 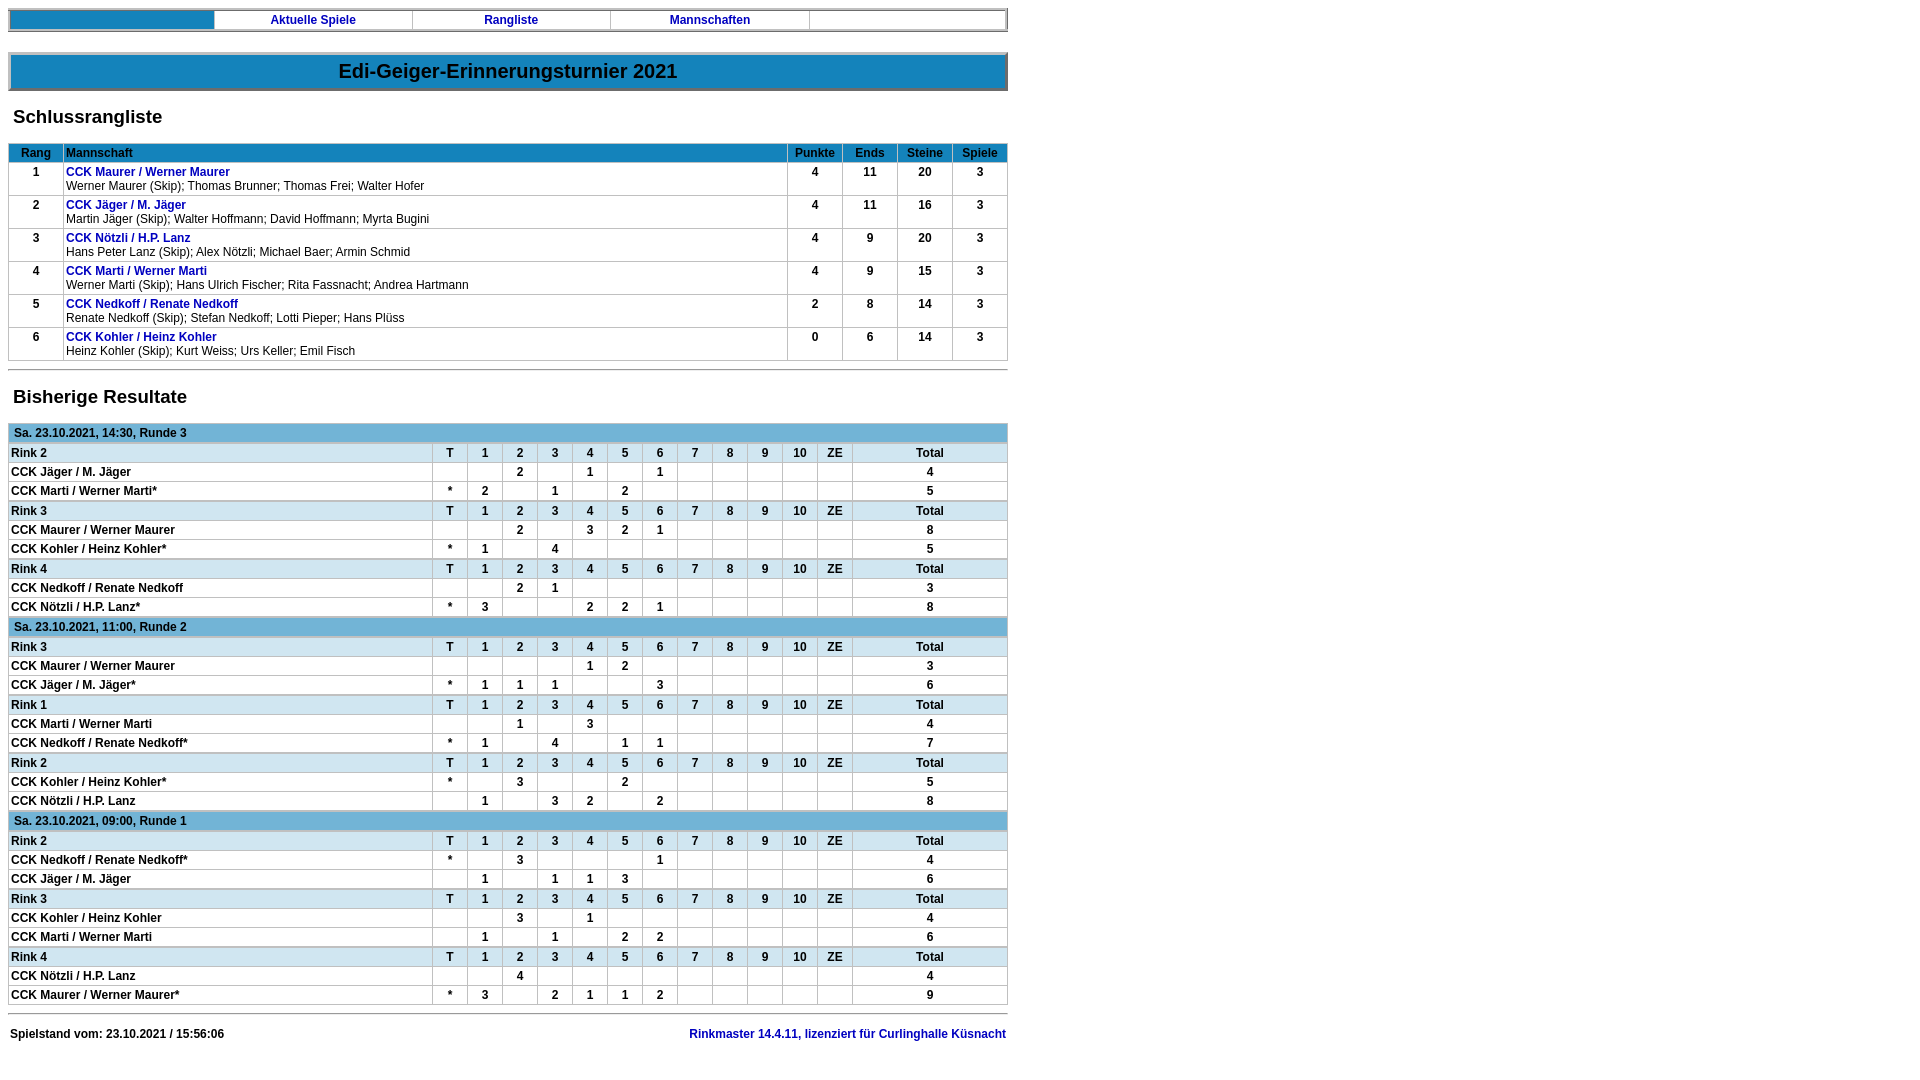 I want to click on 'CCK Nedkoff / Renate Nedkoff', so click(x=66, y=304).